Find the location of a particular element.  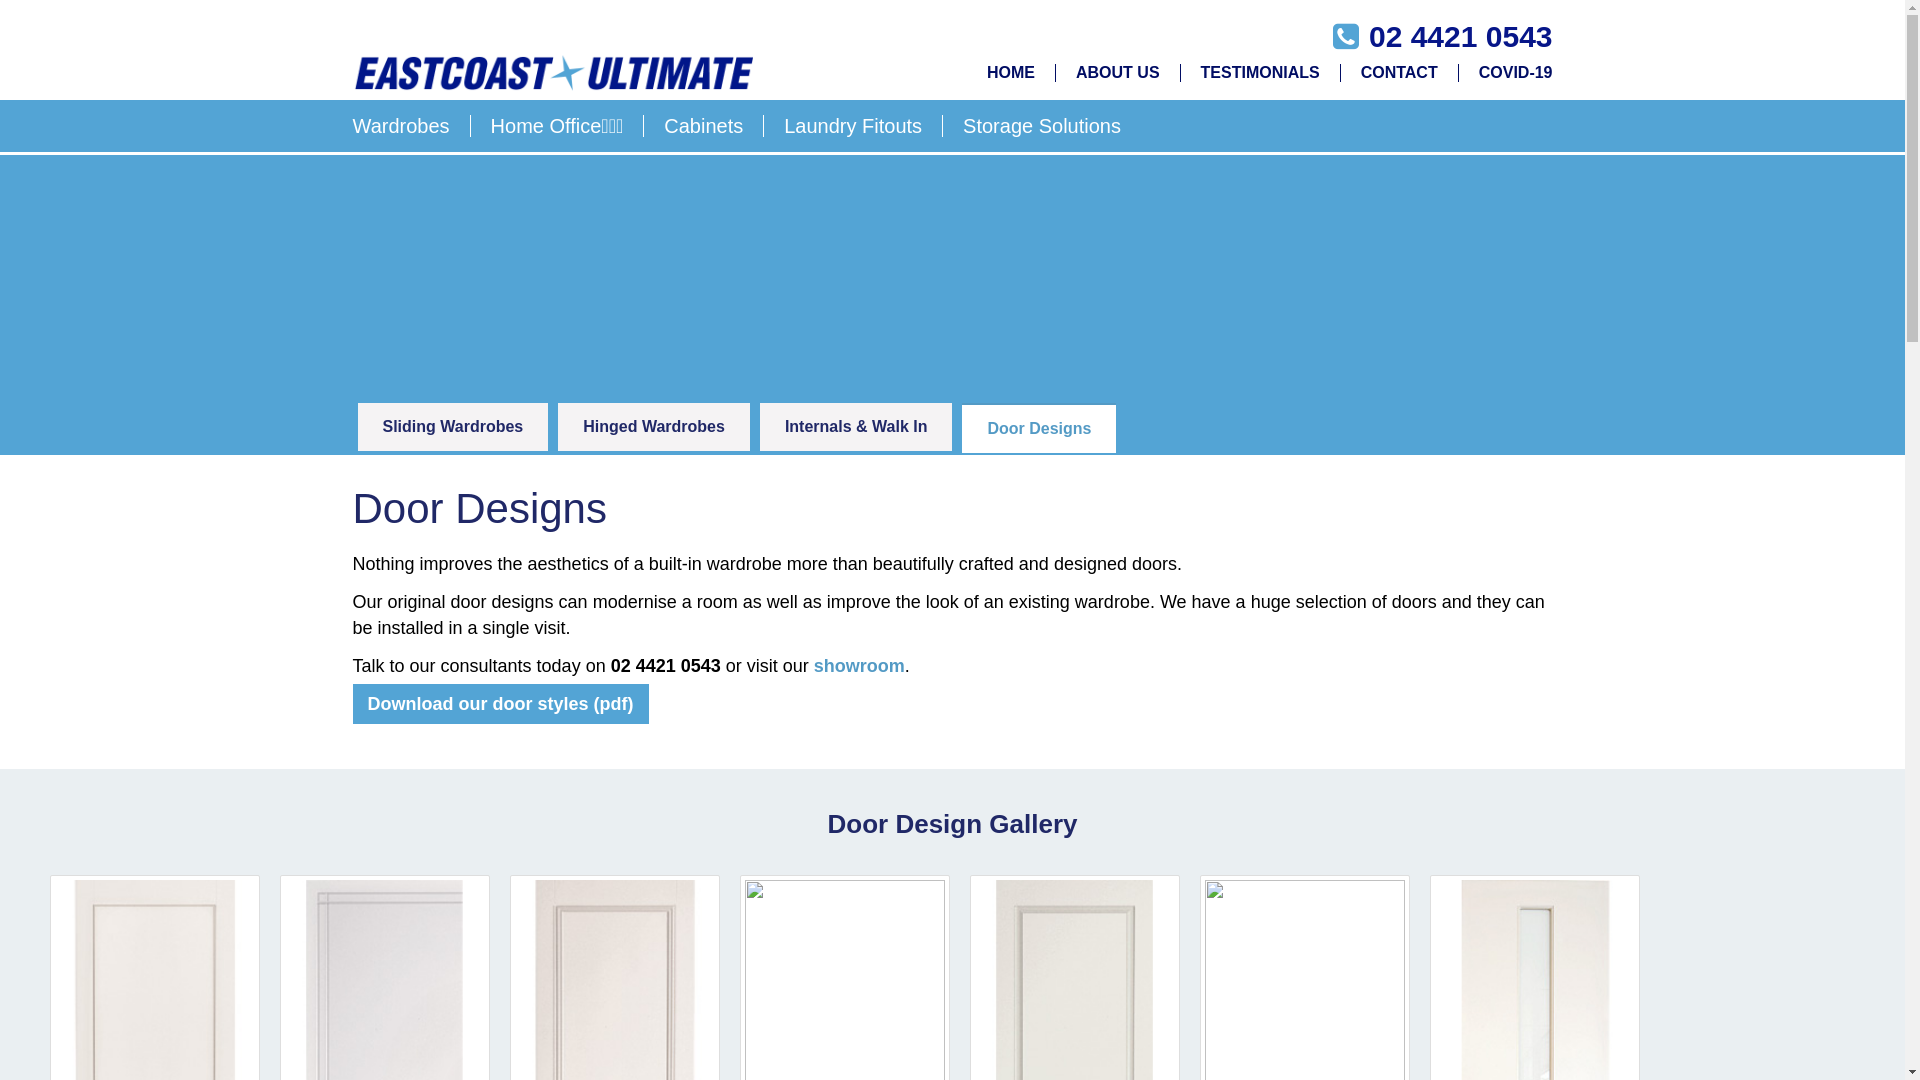

'Sliding Wardrobes' is located at coordinates (452, 426).